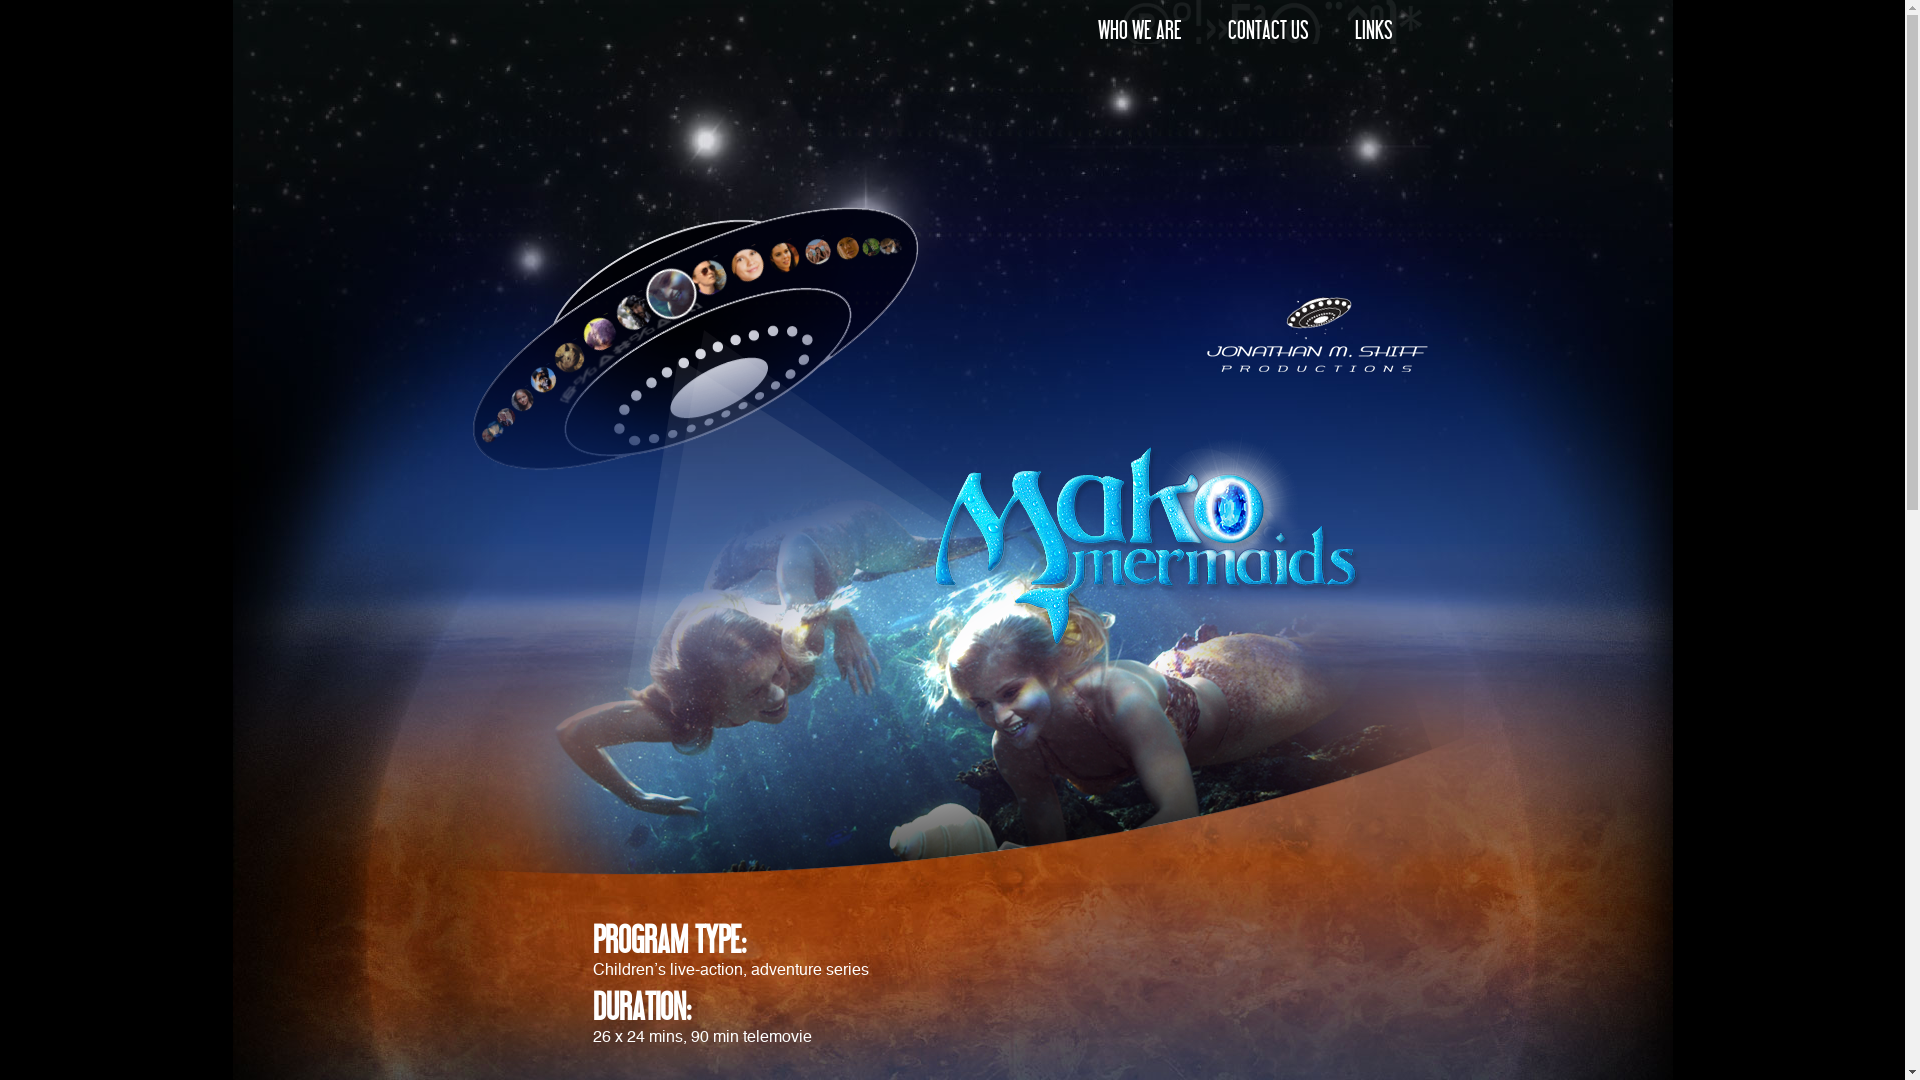 This screenshot has width=1920, height=1080. I want to click on 'Ocean Girl', so click(518, 402).